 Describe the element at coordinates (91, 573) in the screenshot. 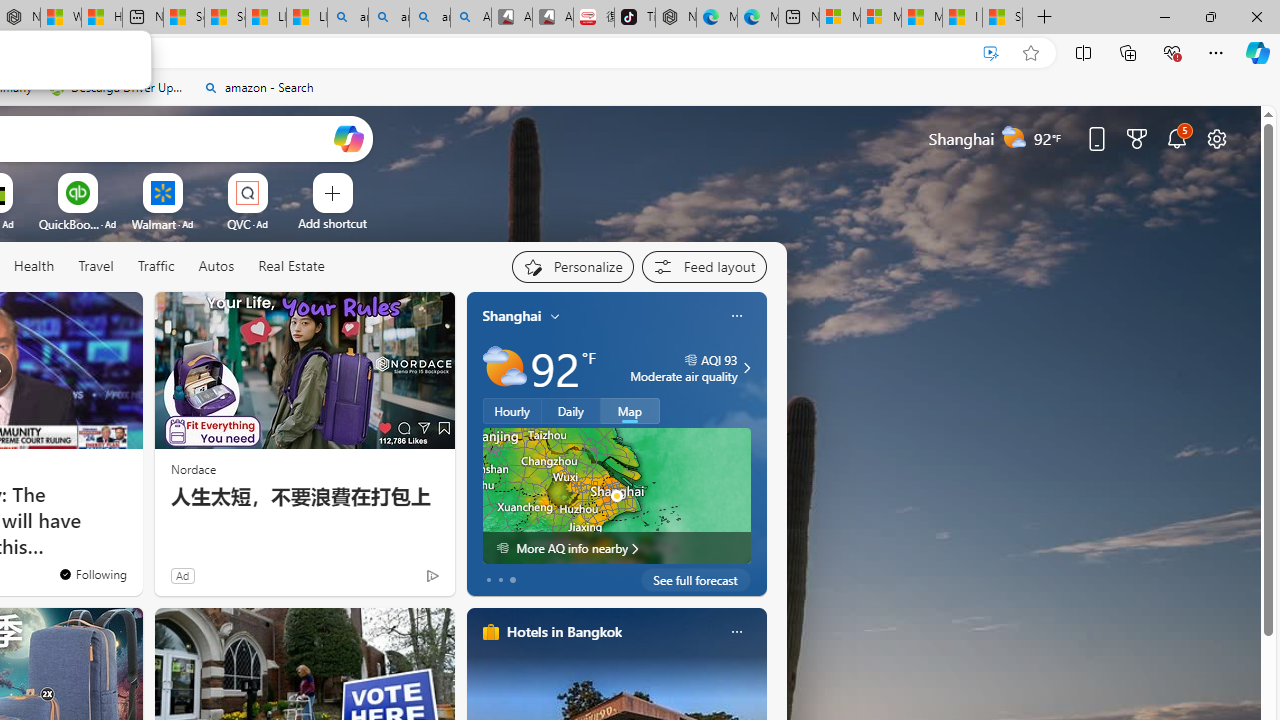

I see `'You'` at that location.